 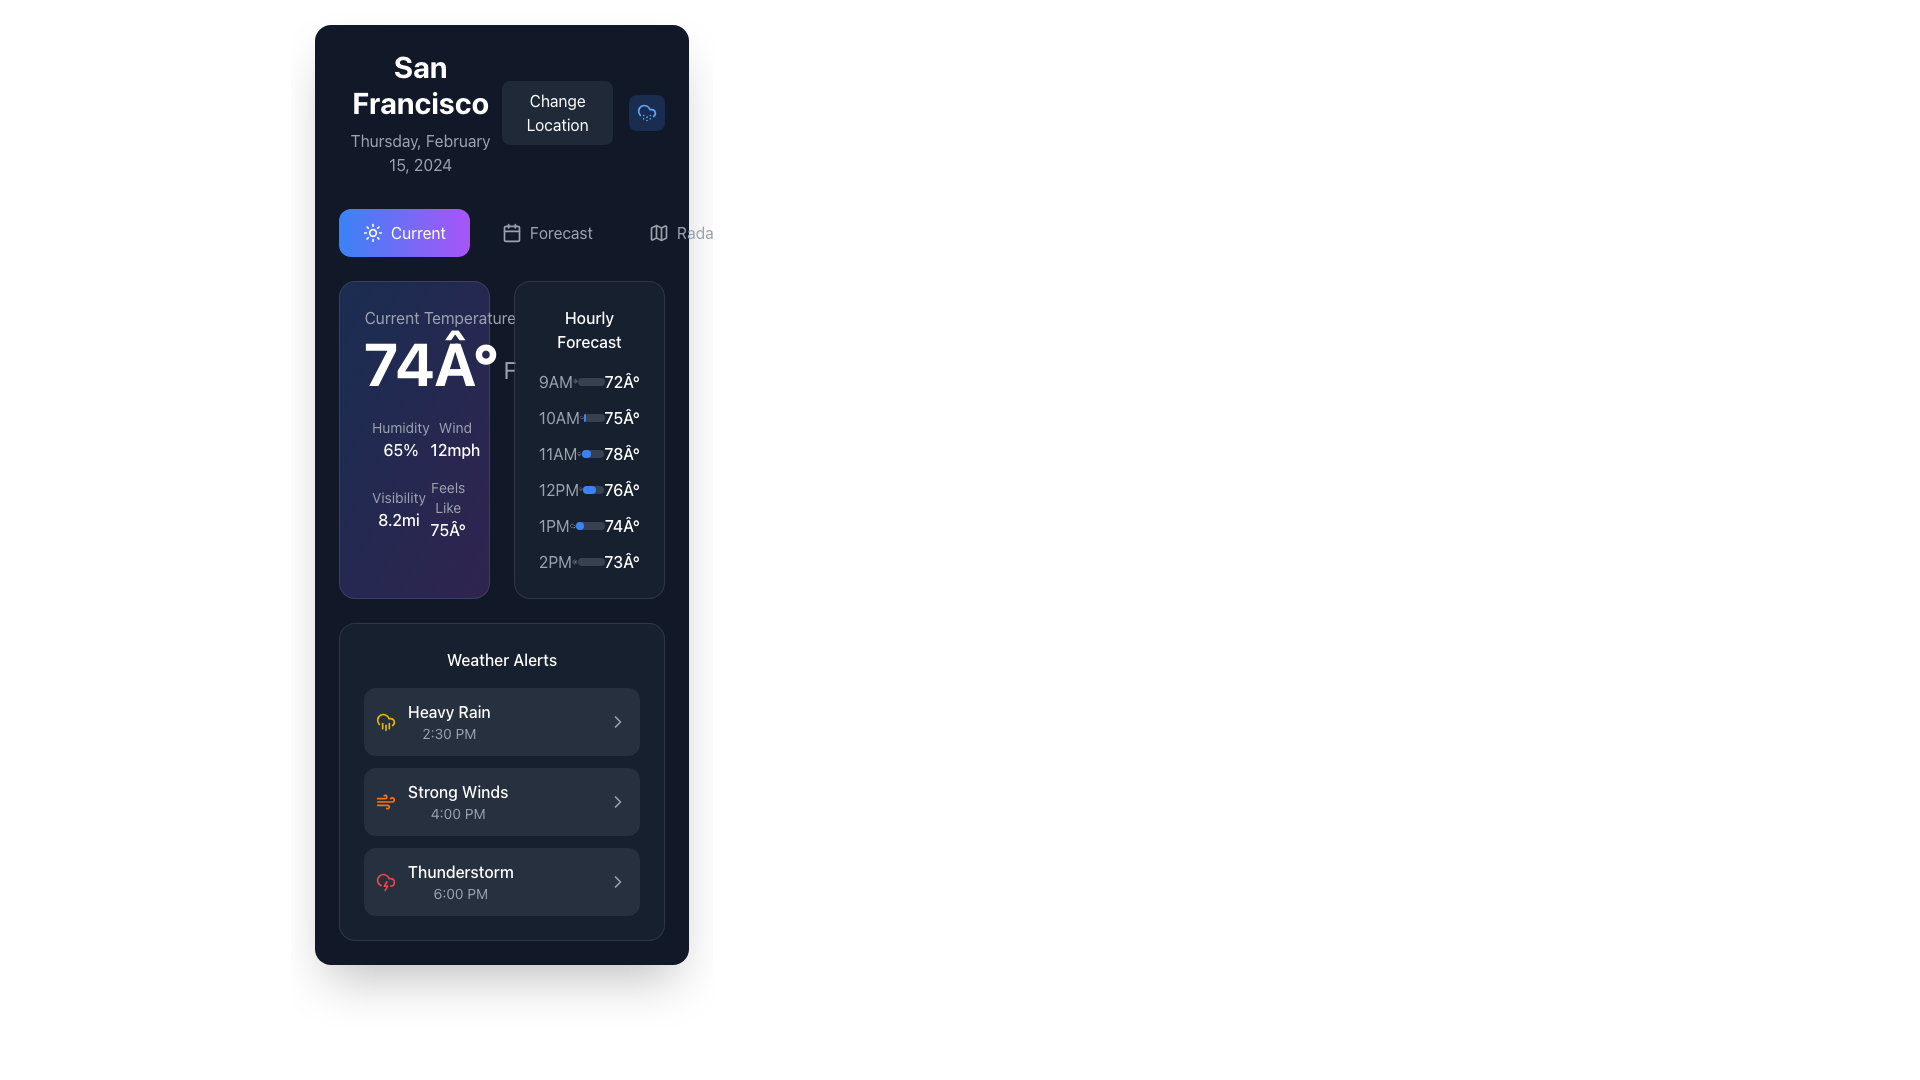 I want to click on temperature '75°' and the time '10AM' from the hourly temperature forecast row located in the 'Hourly Forecast' section, so click(x=588, y=416).